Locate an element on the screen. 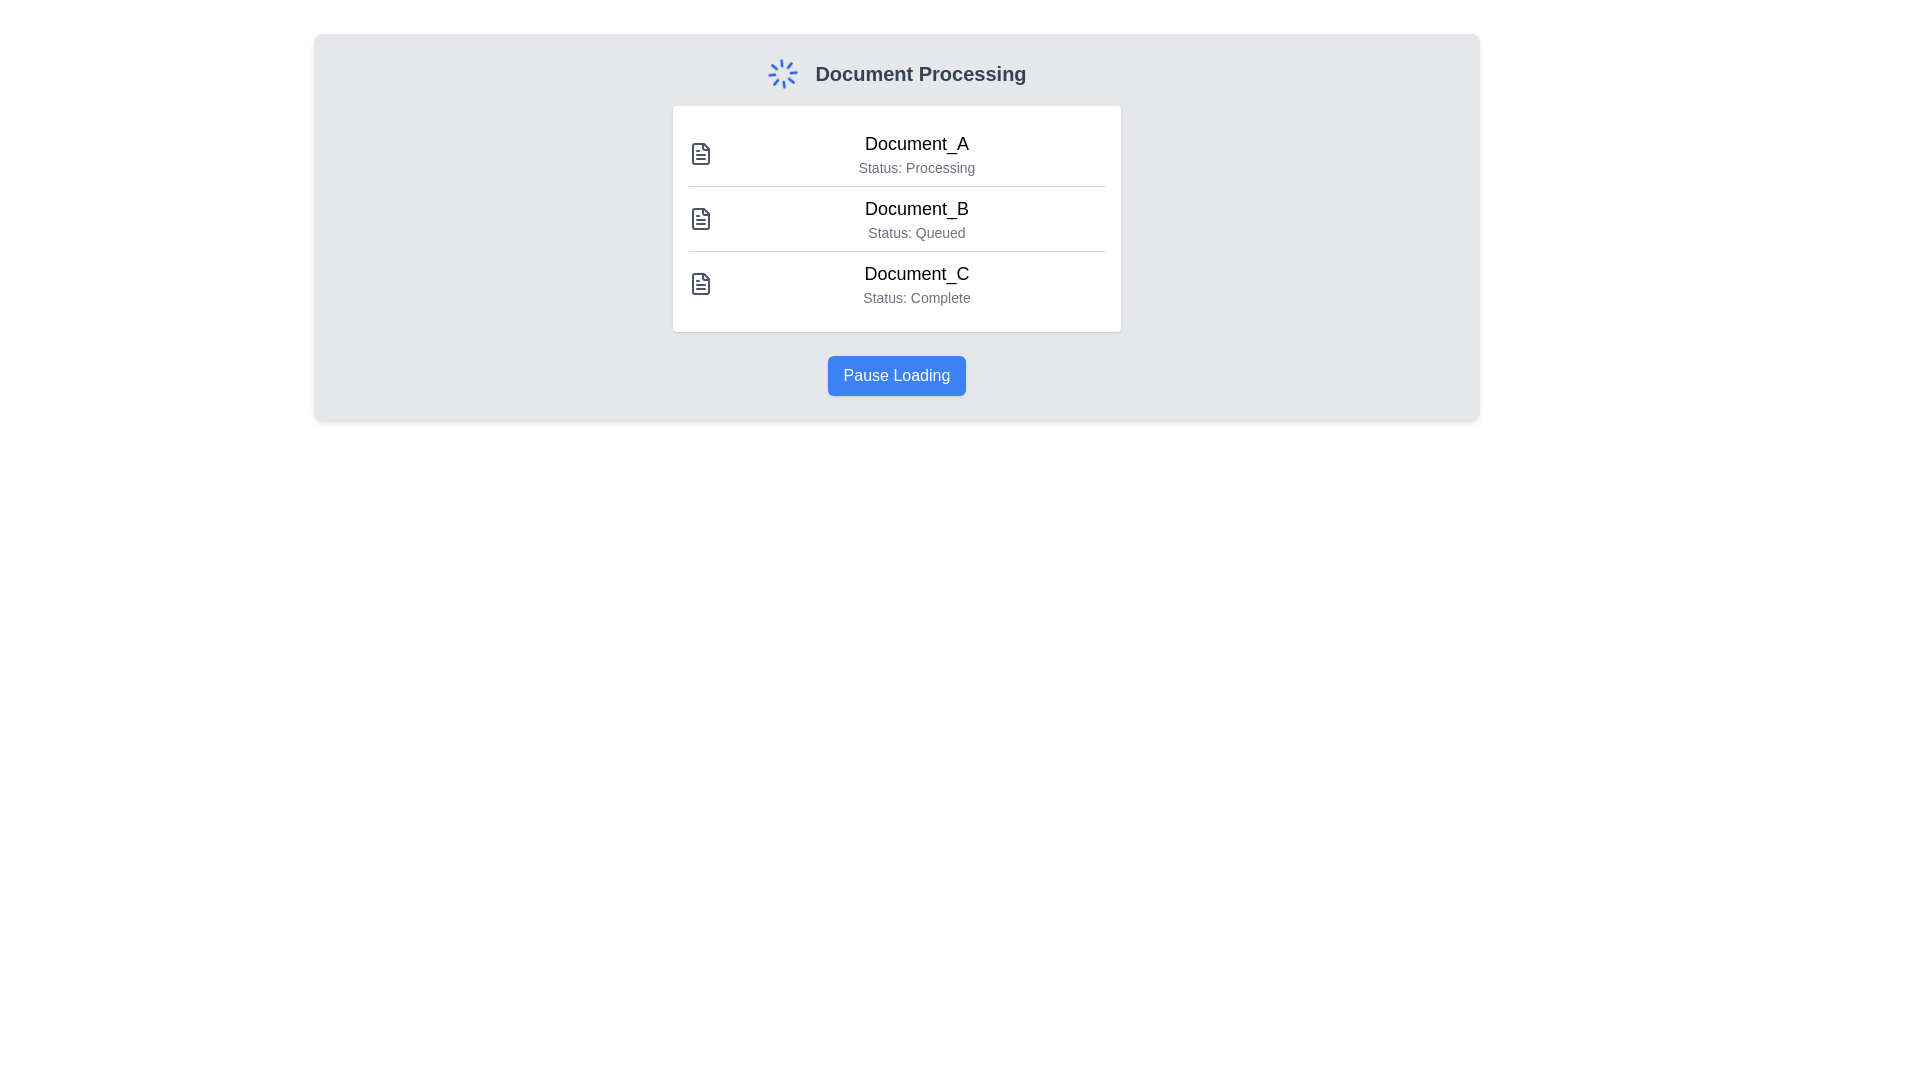 Image resolution: width=1920 pixels, height=1080 pixels. text from the Header with Icon that serves as the title for the document processing section, located at the top of a grey card is located at coordinates (896, 72).